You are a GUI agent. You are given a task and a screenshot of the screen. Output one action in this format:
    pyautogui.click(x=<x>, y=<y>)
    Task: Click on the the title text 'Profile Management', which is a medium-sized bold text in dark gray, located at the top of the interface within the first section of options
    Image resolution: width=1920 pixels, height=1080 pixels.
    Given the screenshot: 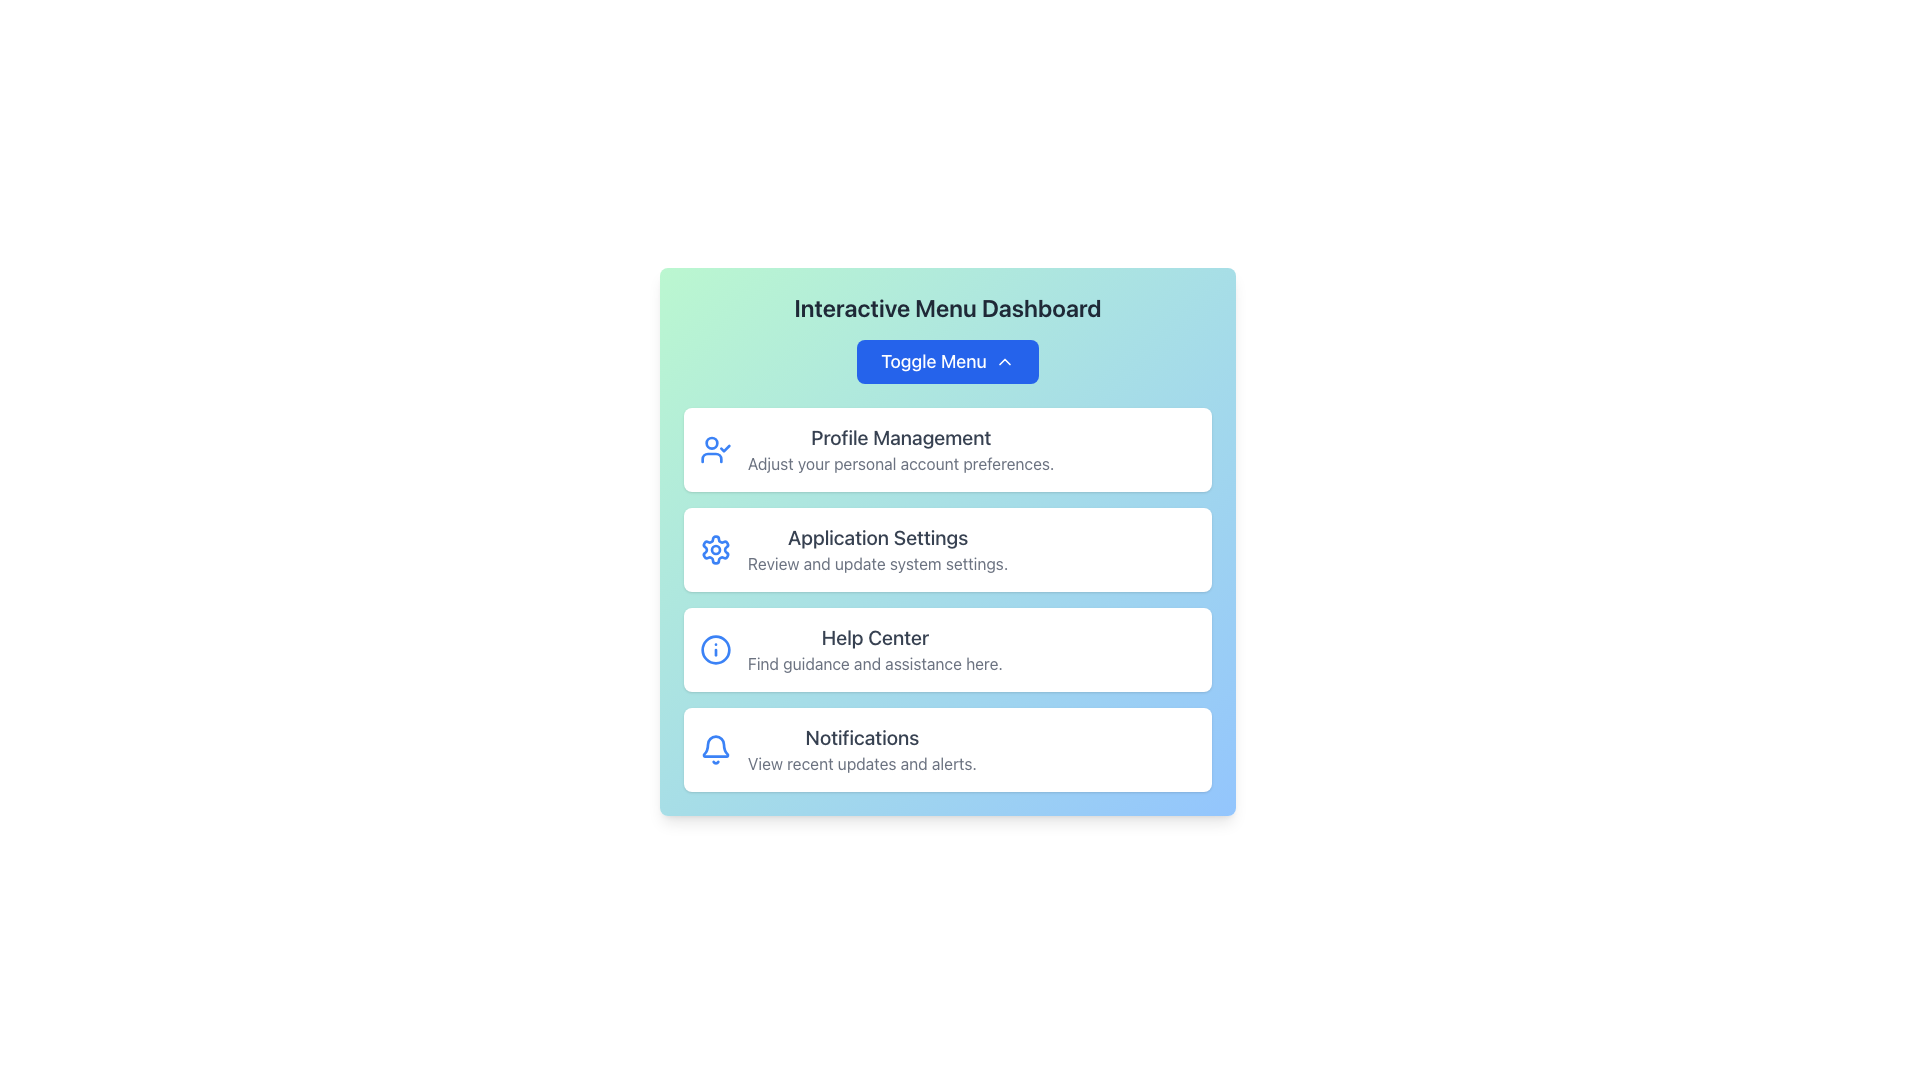 What is the action you would take?
    pyautogui.click(x=900, y=437)
    